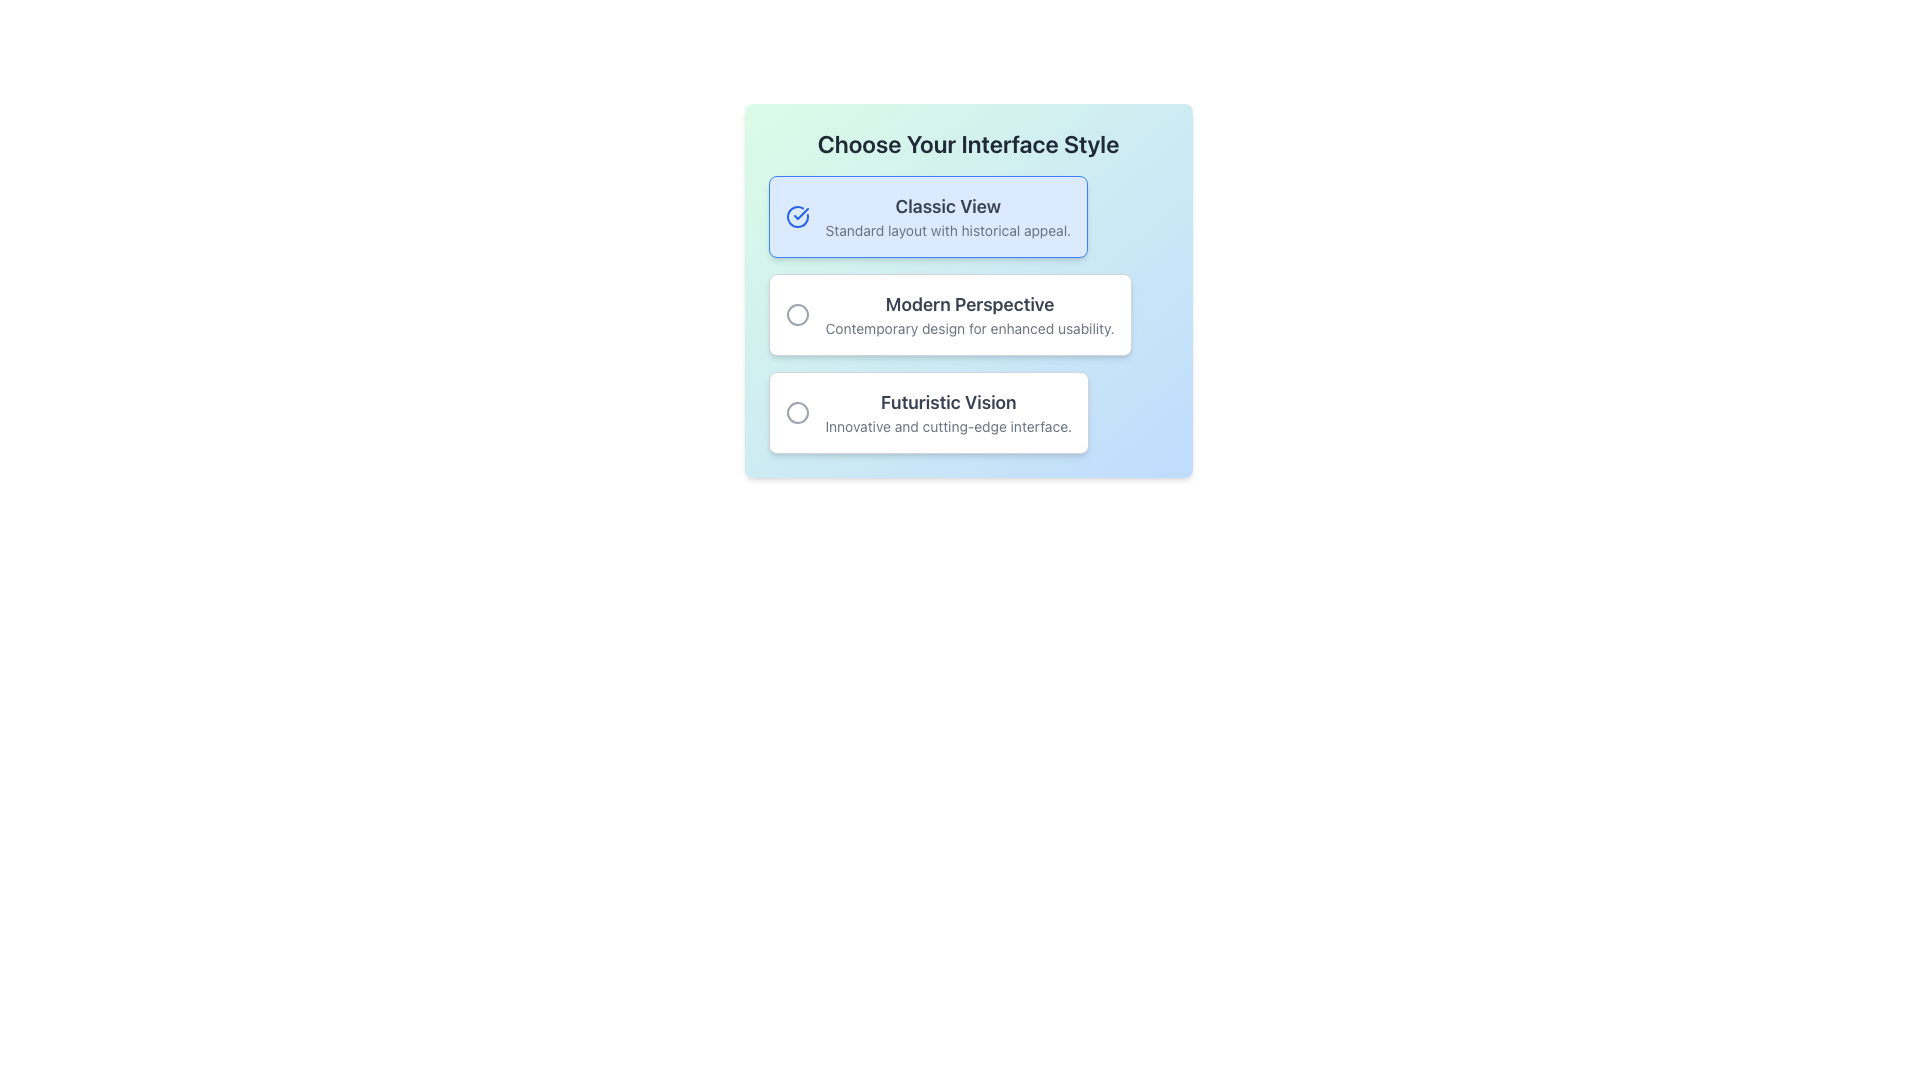 This screenshot has height=1080, width=1920. Describe the element at coordinates (947, 411) in the screenshot. I see `text displayed in the element labeled 'Futuristic Vision' with the subtext 'Innovative and cutting-edge interface.'` at that location.